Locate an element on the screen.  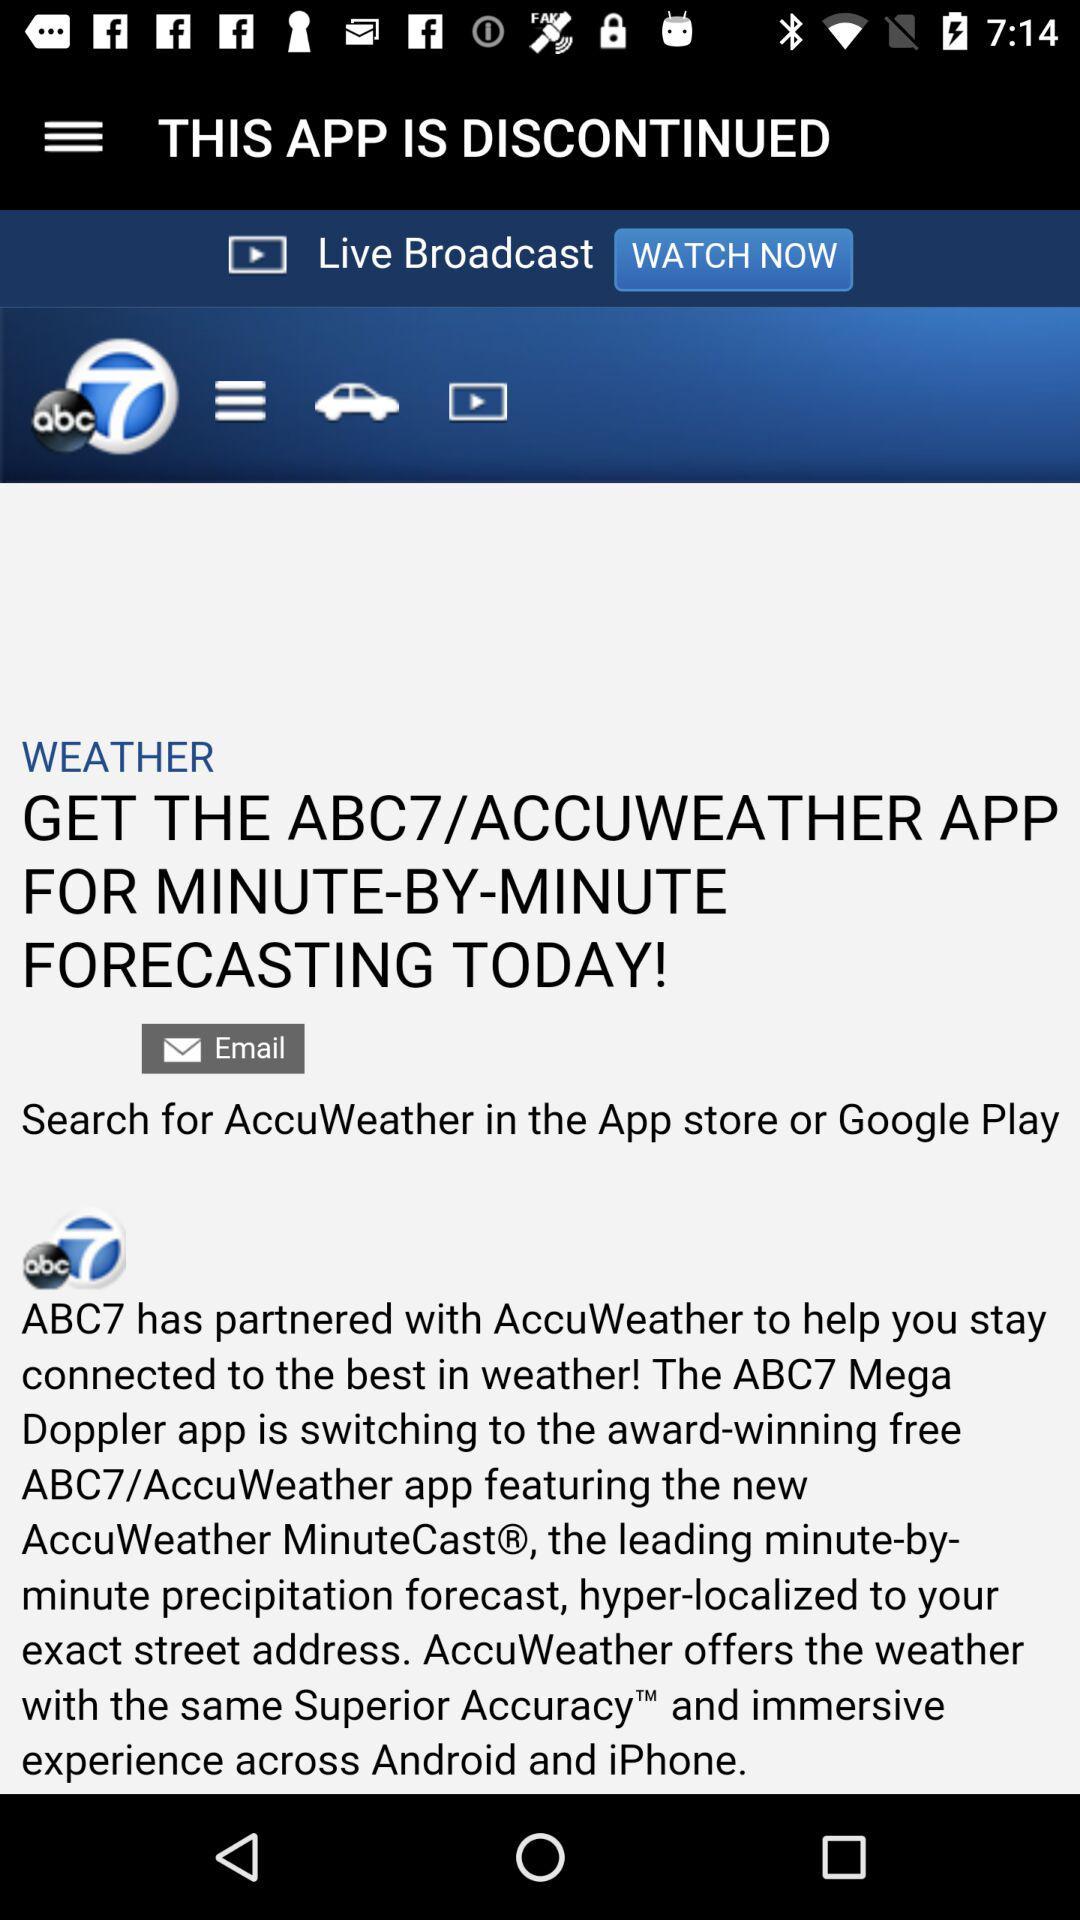
the menu icon is located at coordinates (72, 135).